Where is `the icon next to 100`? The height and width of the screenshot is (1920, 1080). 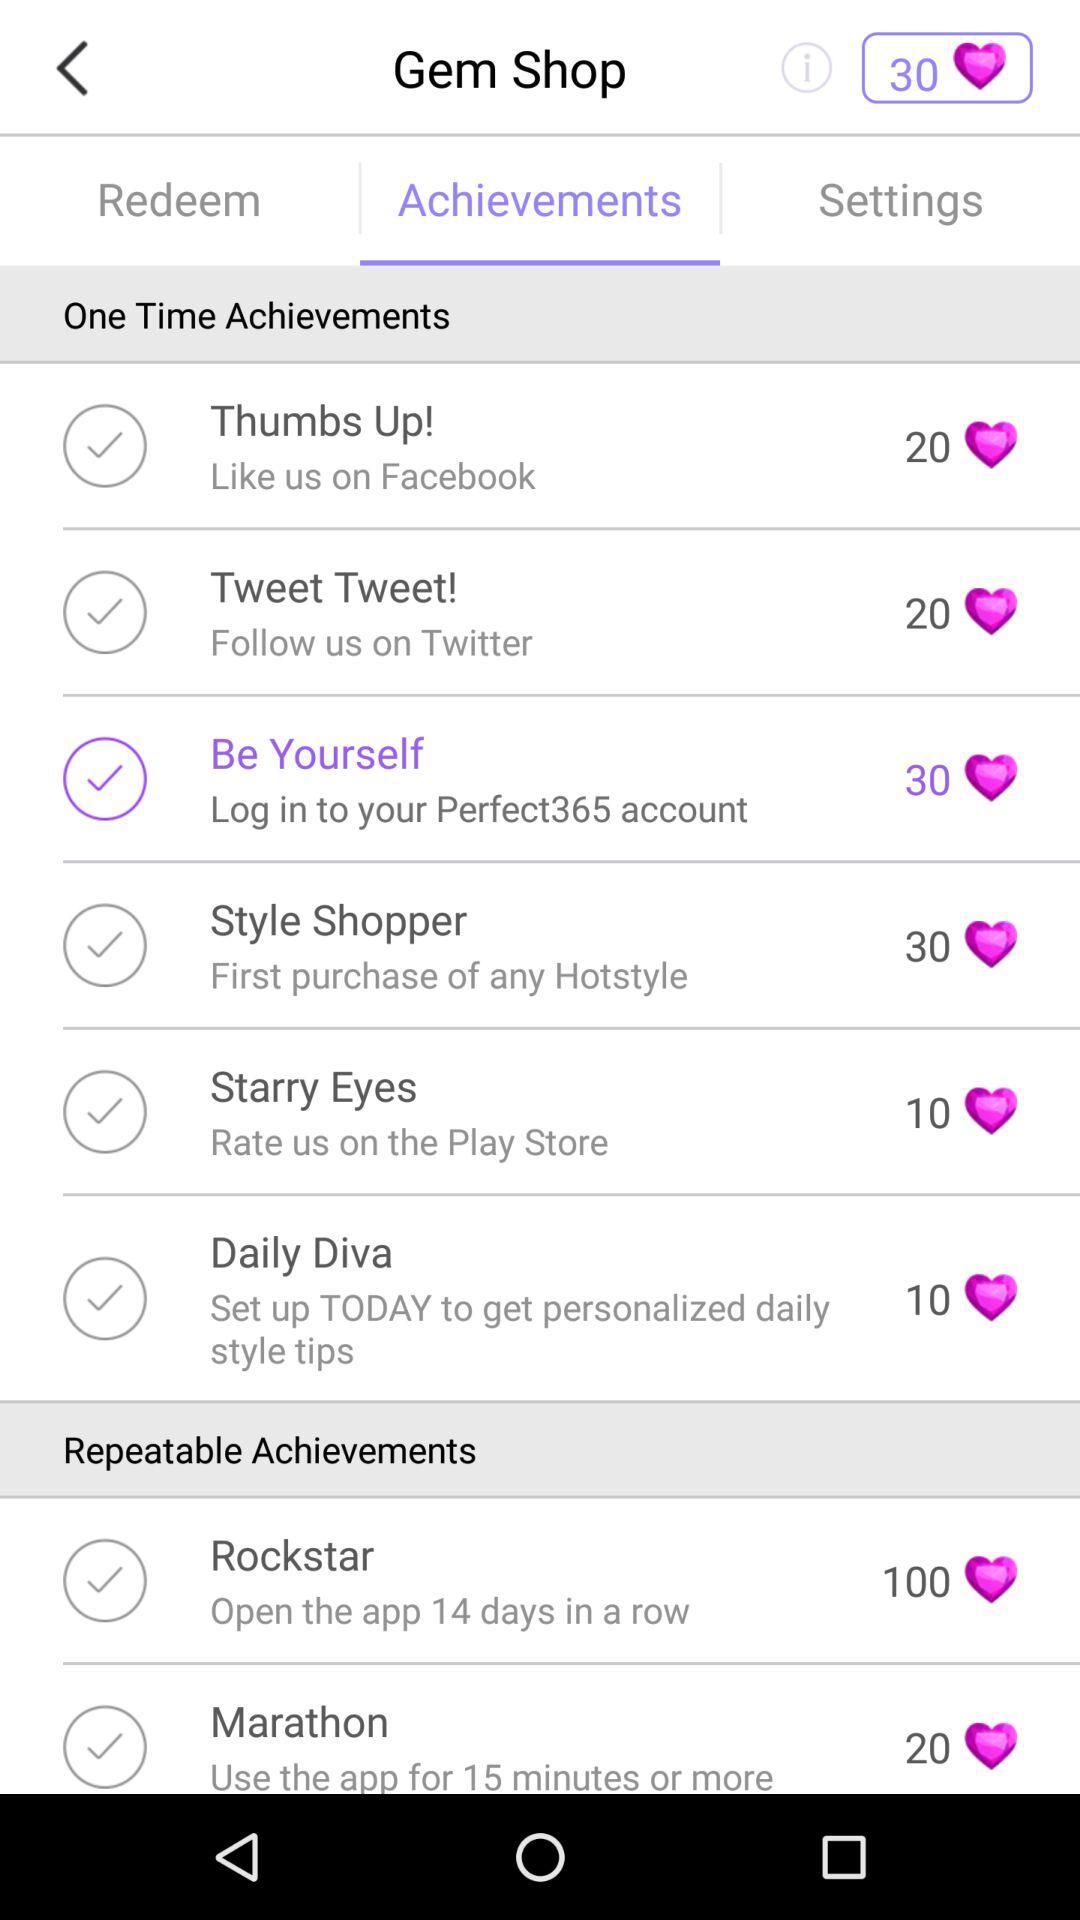
the icon next to 100 is located at coordinates (292, 1553).